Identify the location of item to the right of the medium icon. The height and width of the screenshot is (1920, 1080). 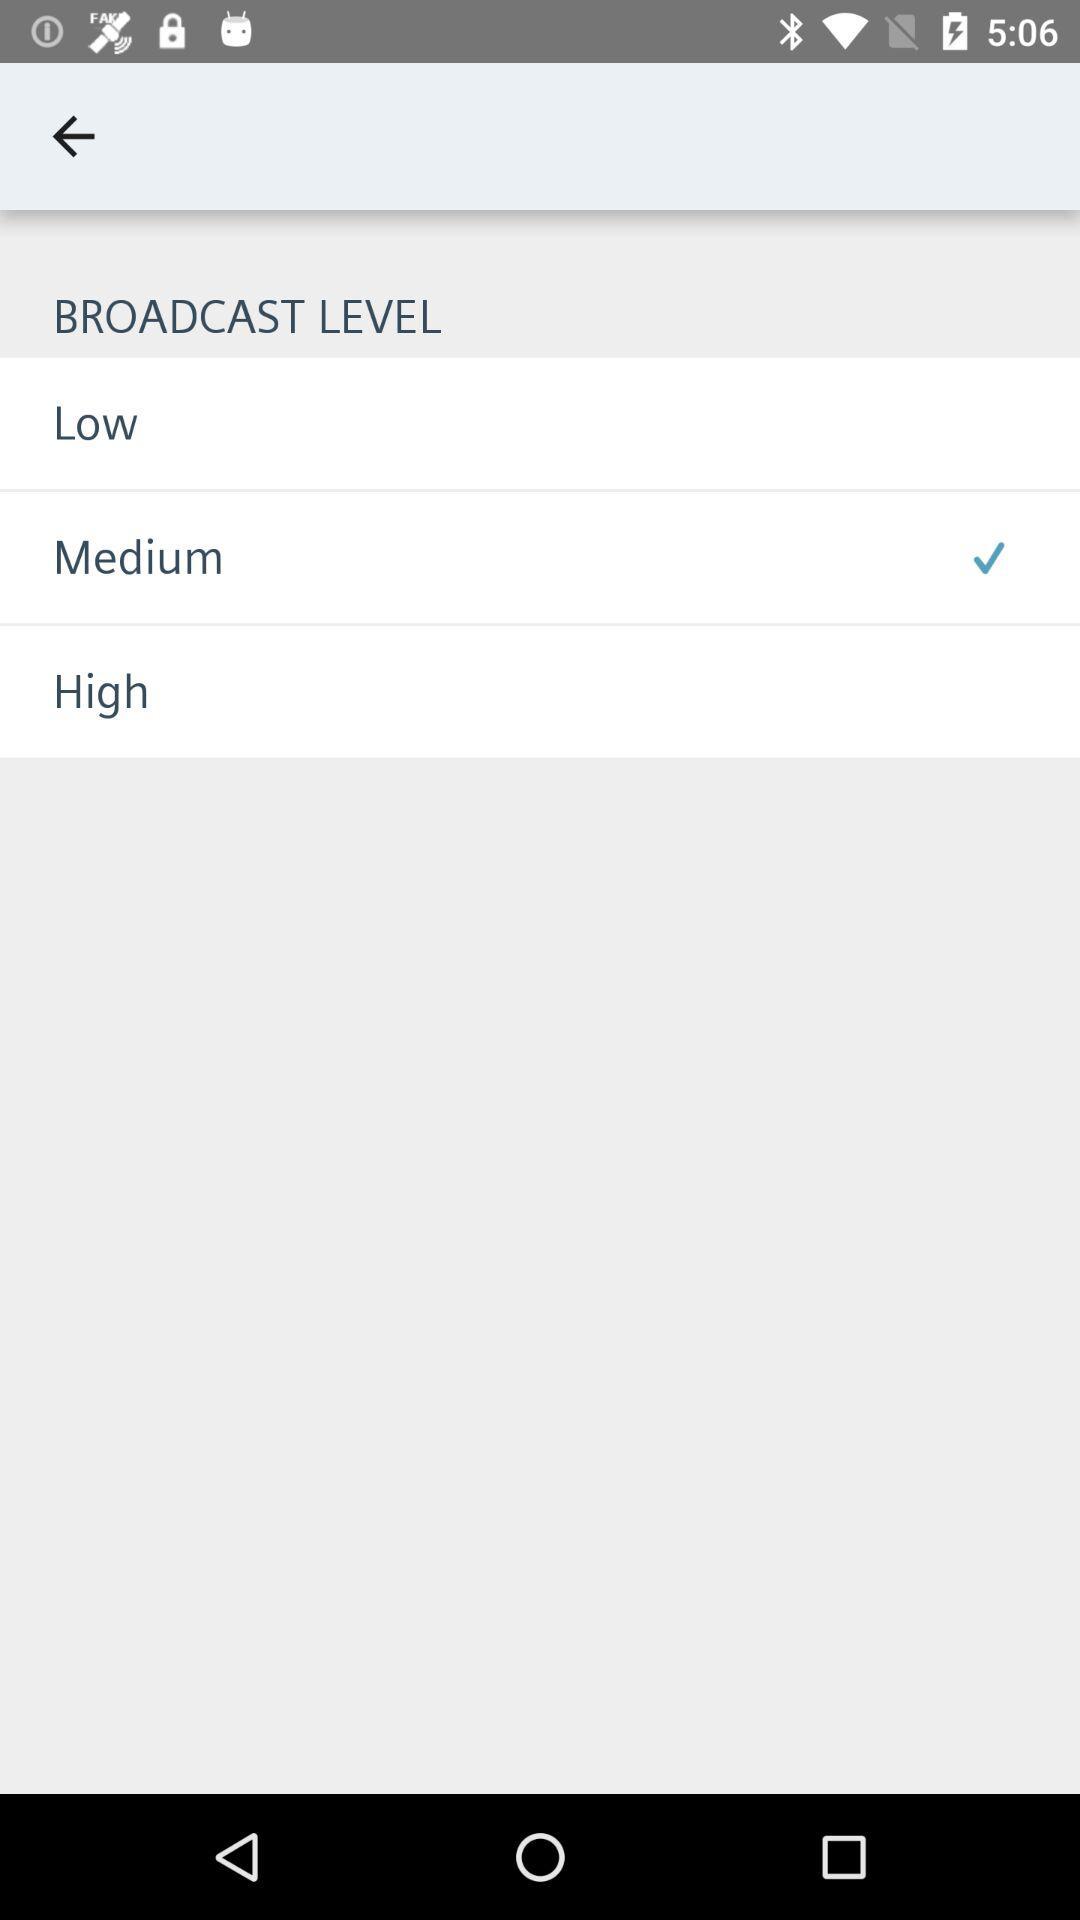
(987, 557).